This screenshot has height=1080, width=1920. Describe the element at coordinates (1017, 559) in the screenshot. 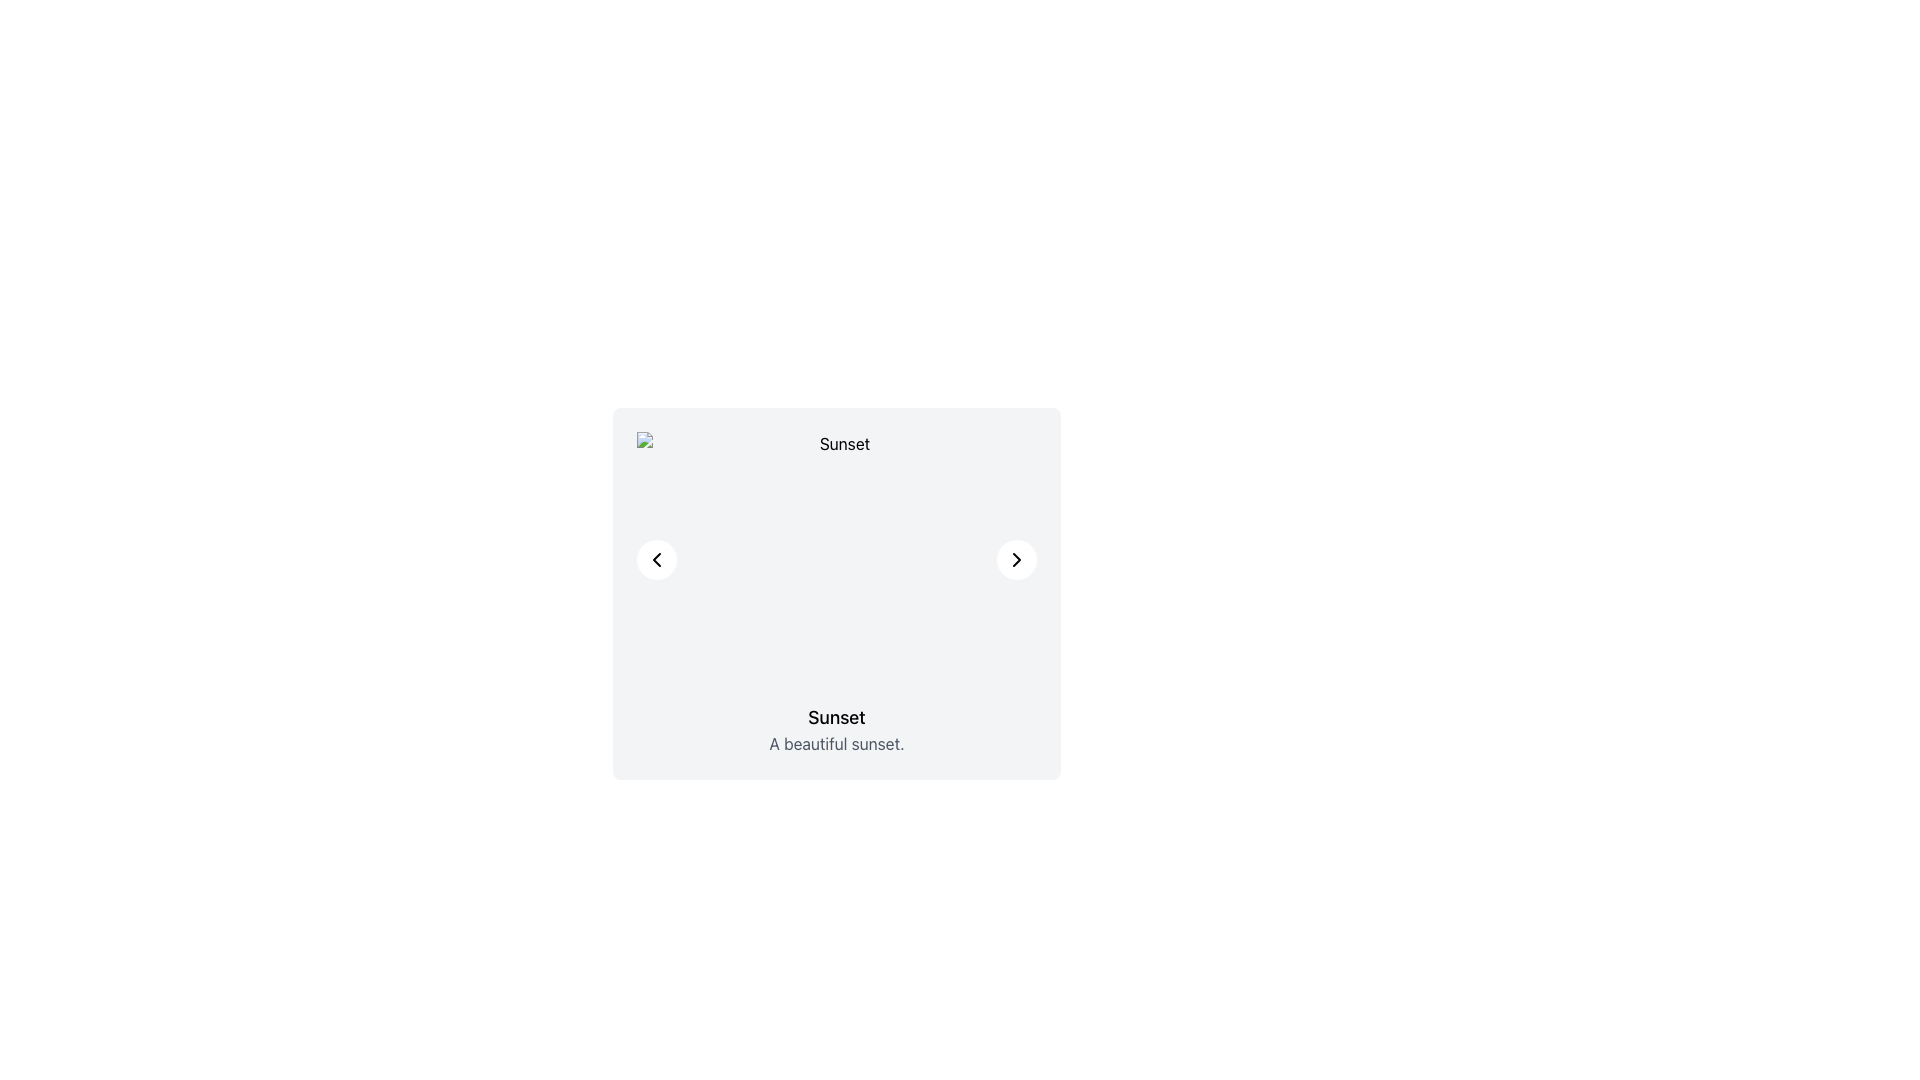

I see `the right-pointing navigational icon located in the top-right section of the card layout` at that location.